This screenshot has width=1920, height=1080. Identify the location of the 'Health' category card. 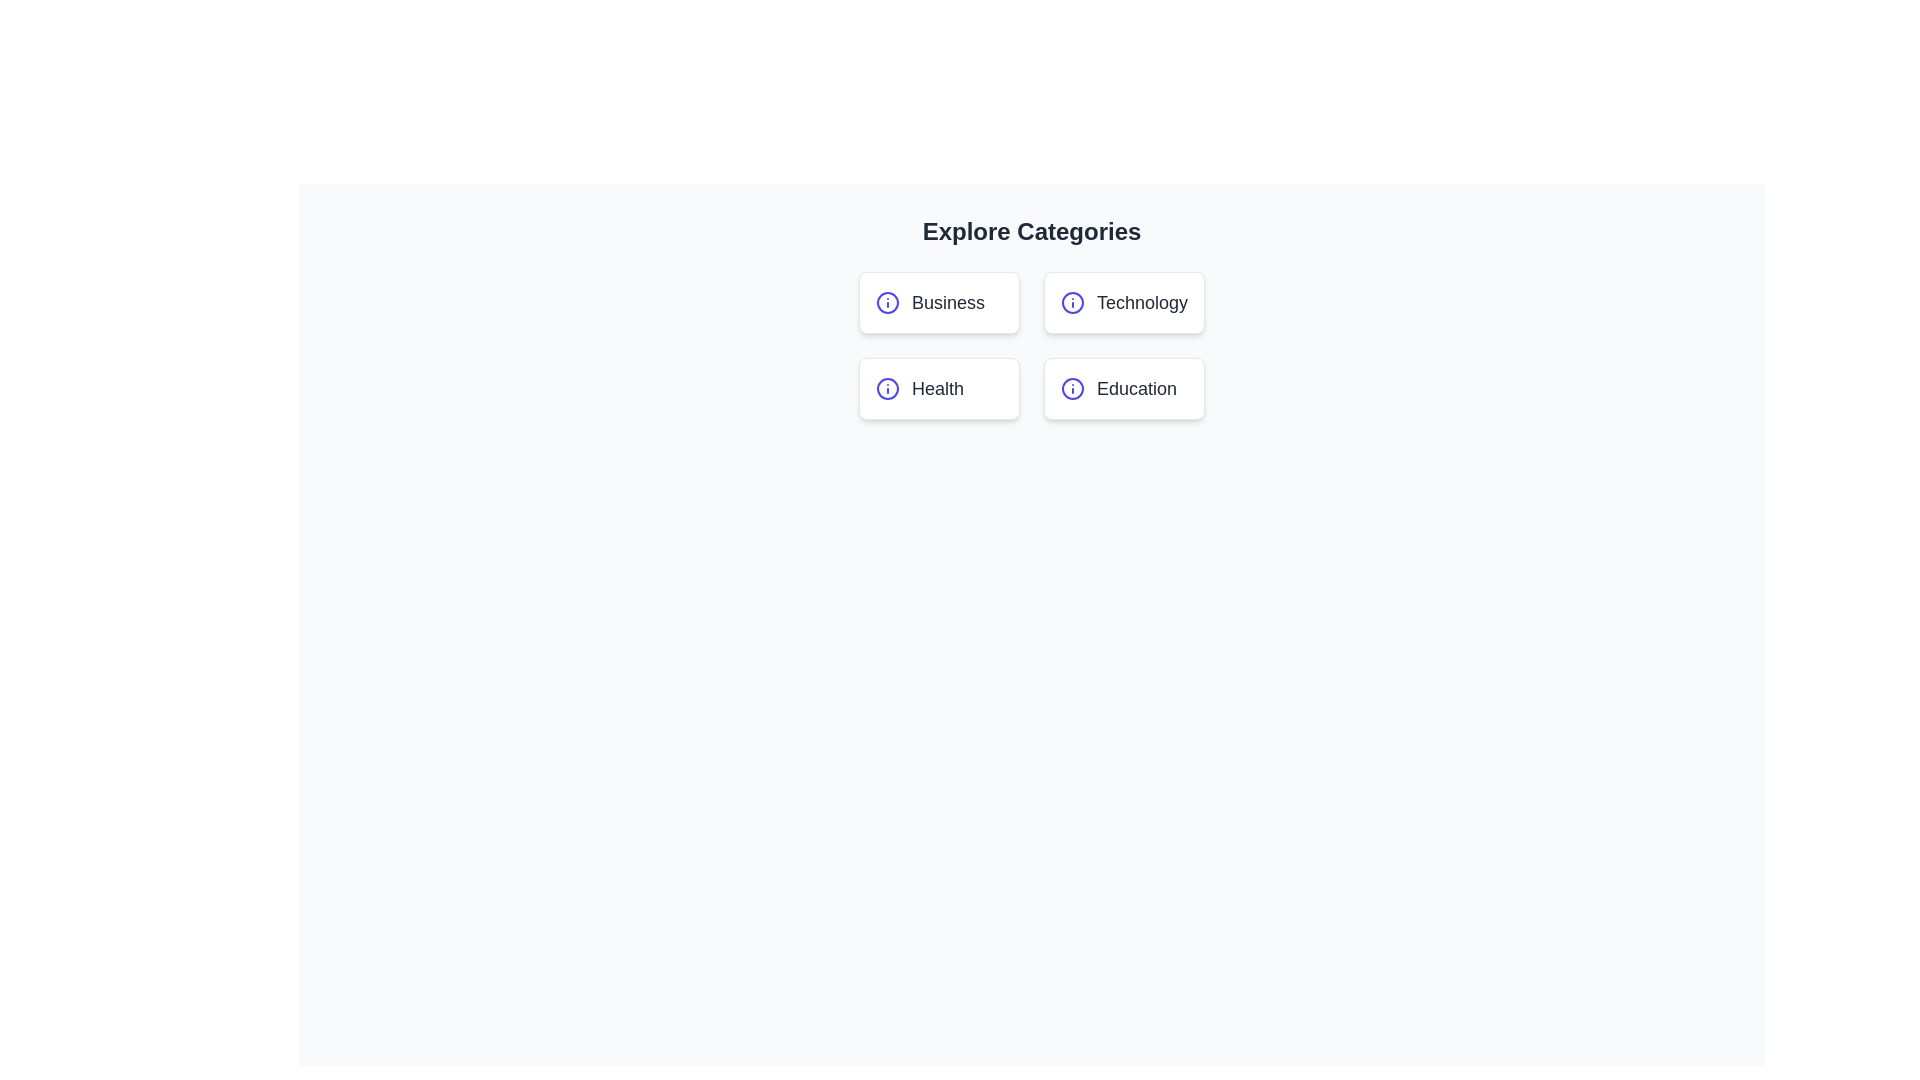
(938, 389).